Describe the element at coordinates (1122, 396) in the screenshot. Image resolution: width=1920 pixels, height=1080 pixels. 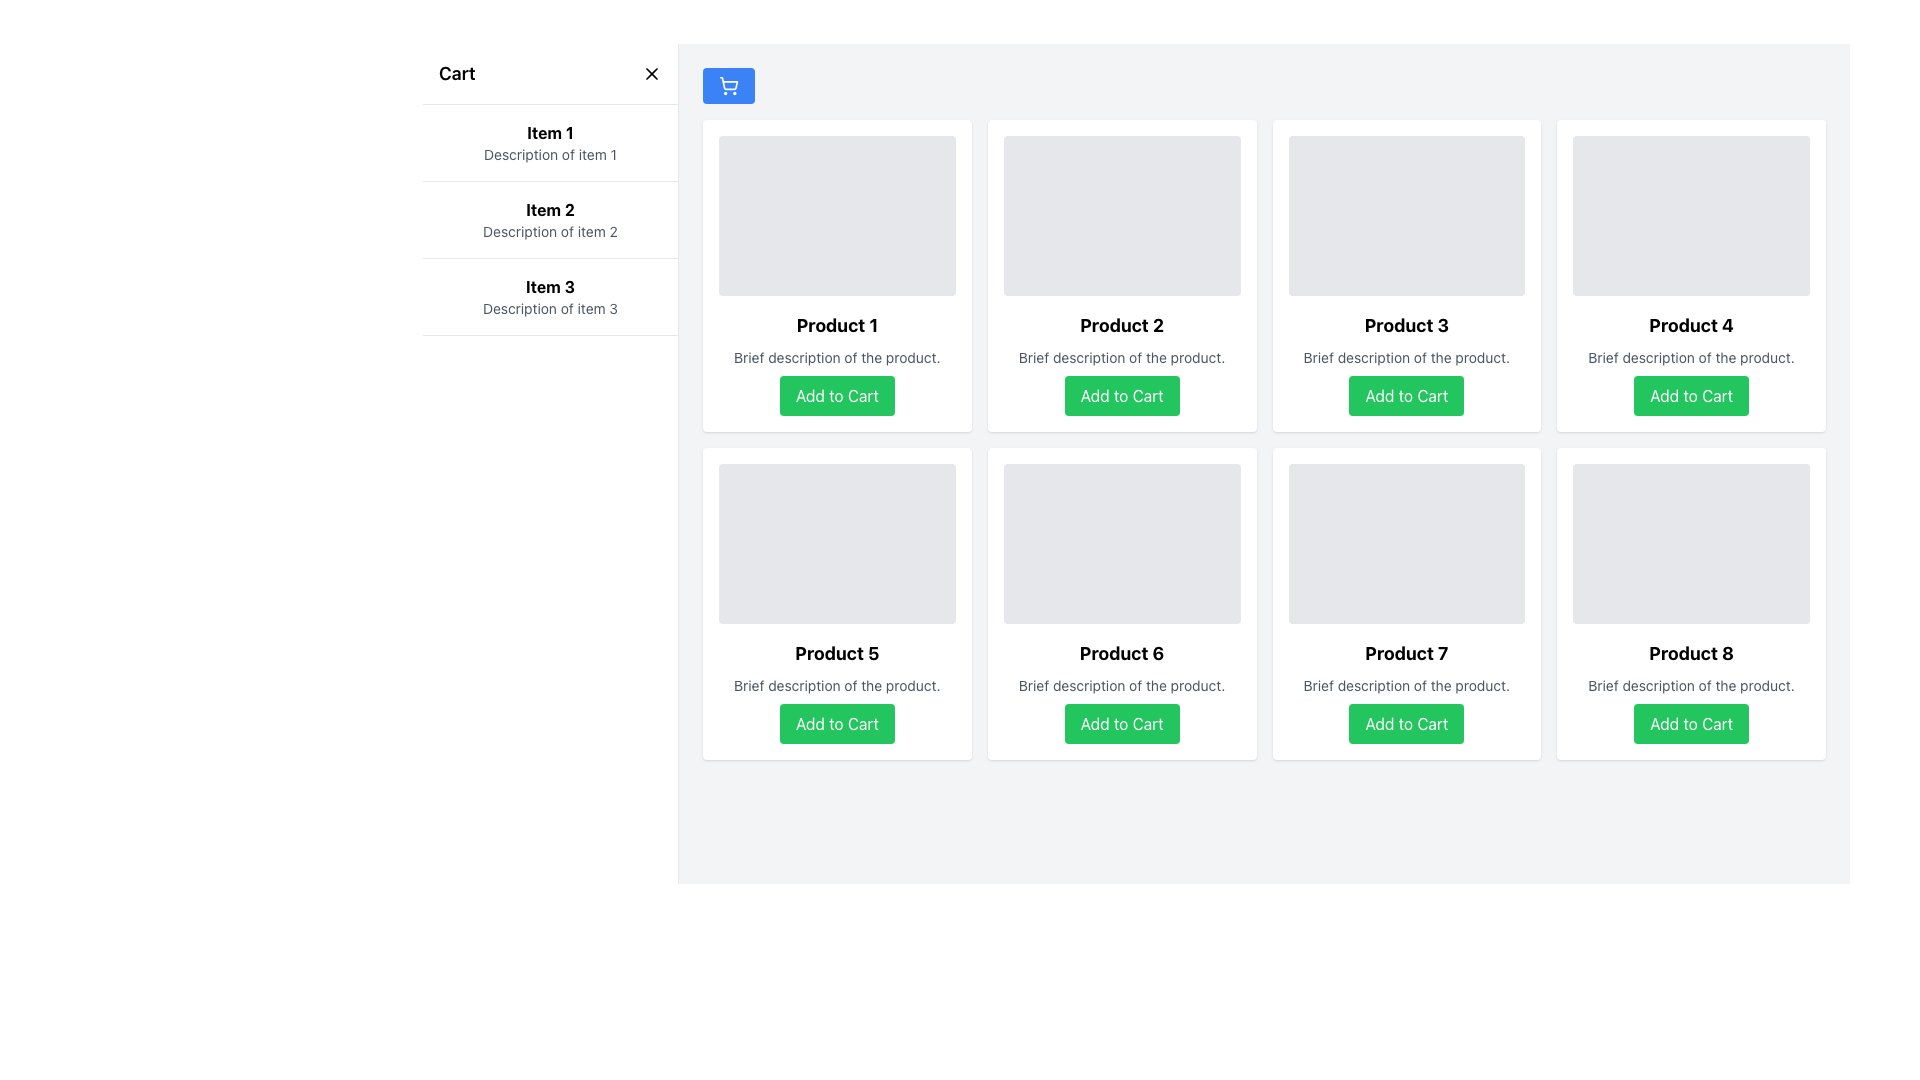
I see `the 'Add to Cart' button with a green background and white text located at the bottom of the card for 'Product 2' in the top row, second column of the grid layout` at that location.